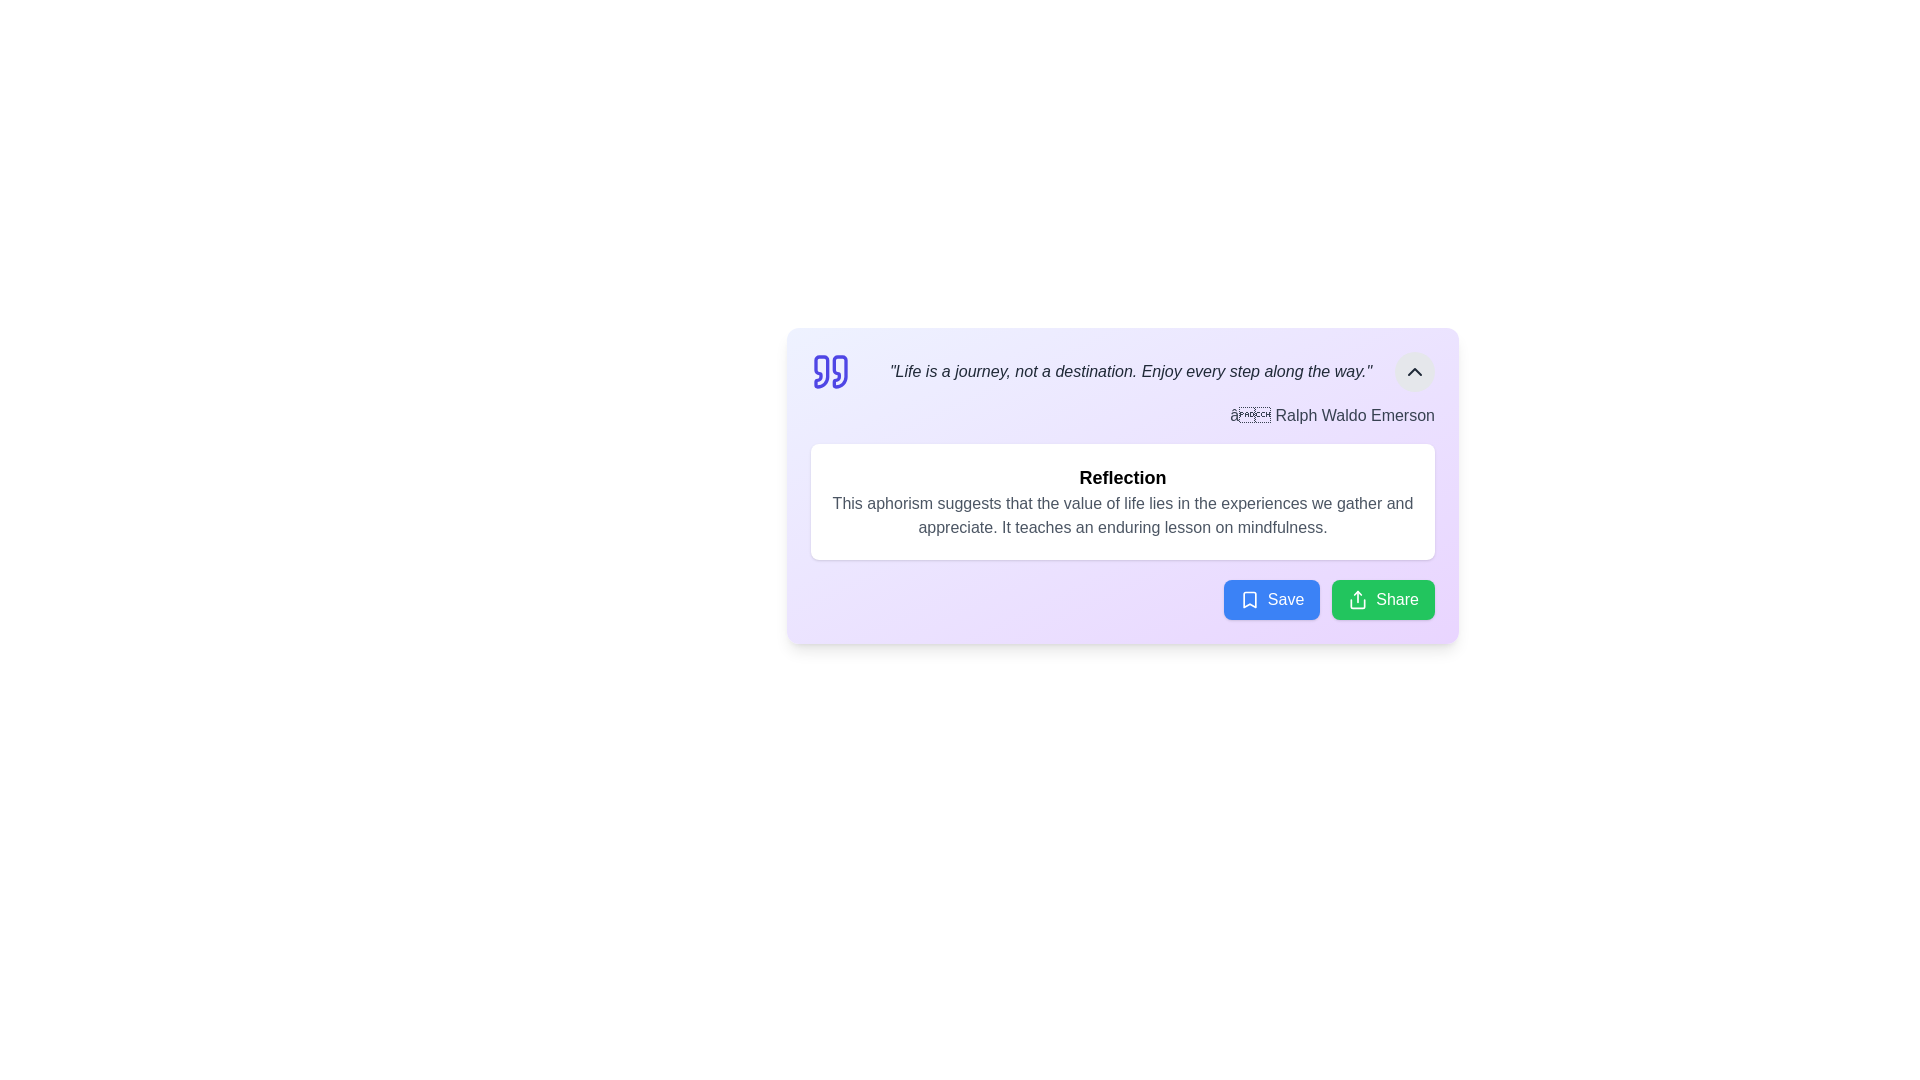  Describe the element at coordinates (1271, 599) in the screenshot. I see `the blue 'Save' button with rounded corners and a bookmark icon located at the bottom-right corner of the card layout` at that location.